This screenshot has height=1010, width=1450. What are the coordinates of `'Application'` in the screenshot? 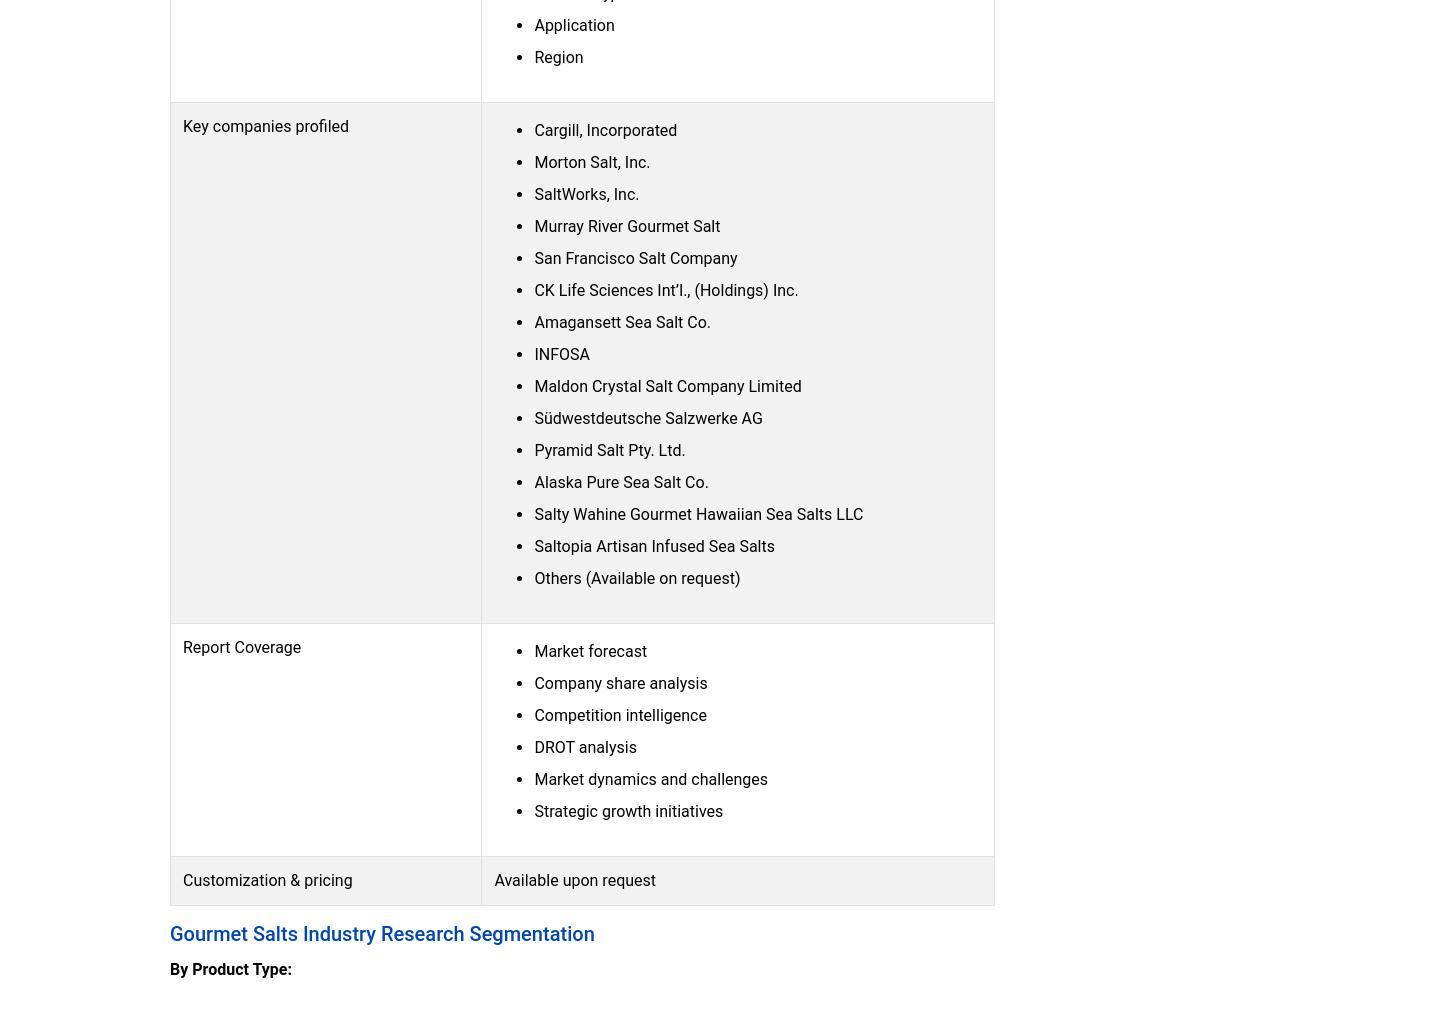 It's located at (574, 23).